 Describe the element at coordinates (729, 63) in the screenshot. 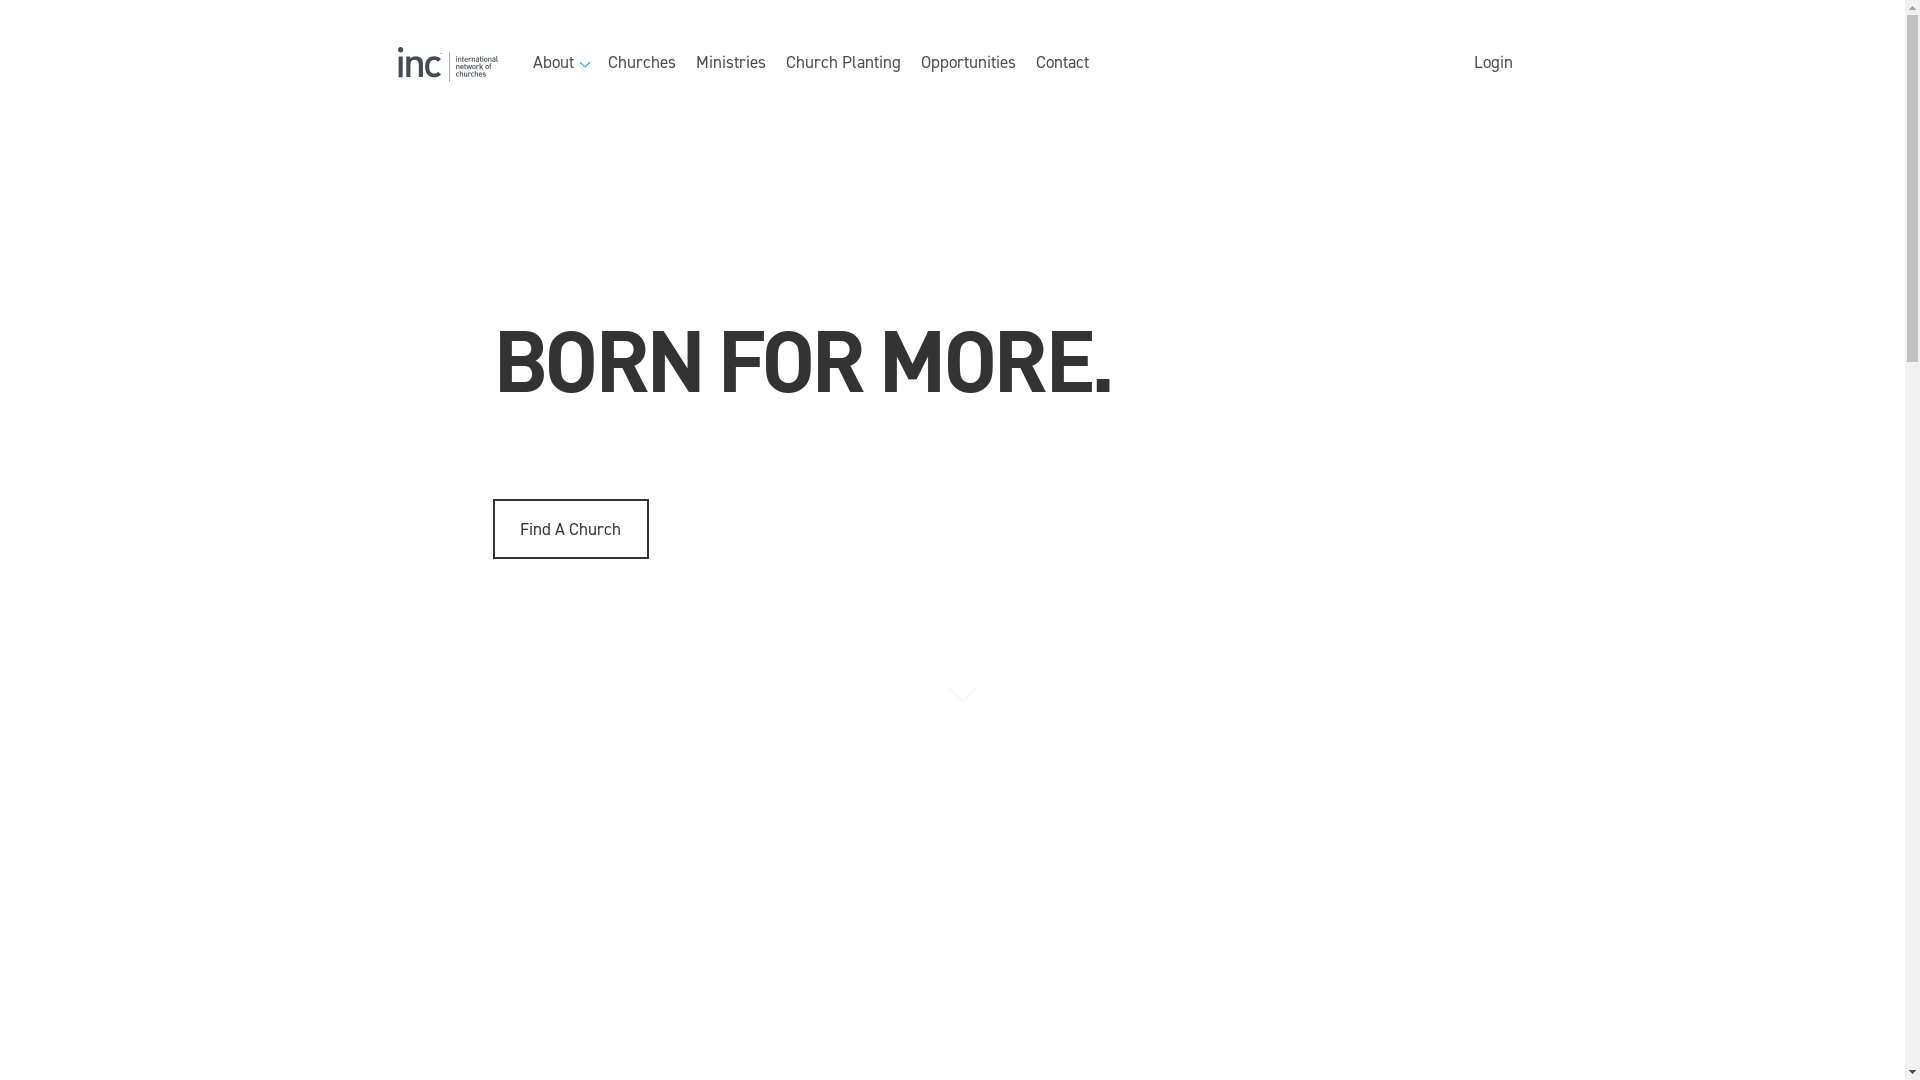

I see `'Ministries'` at that location.